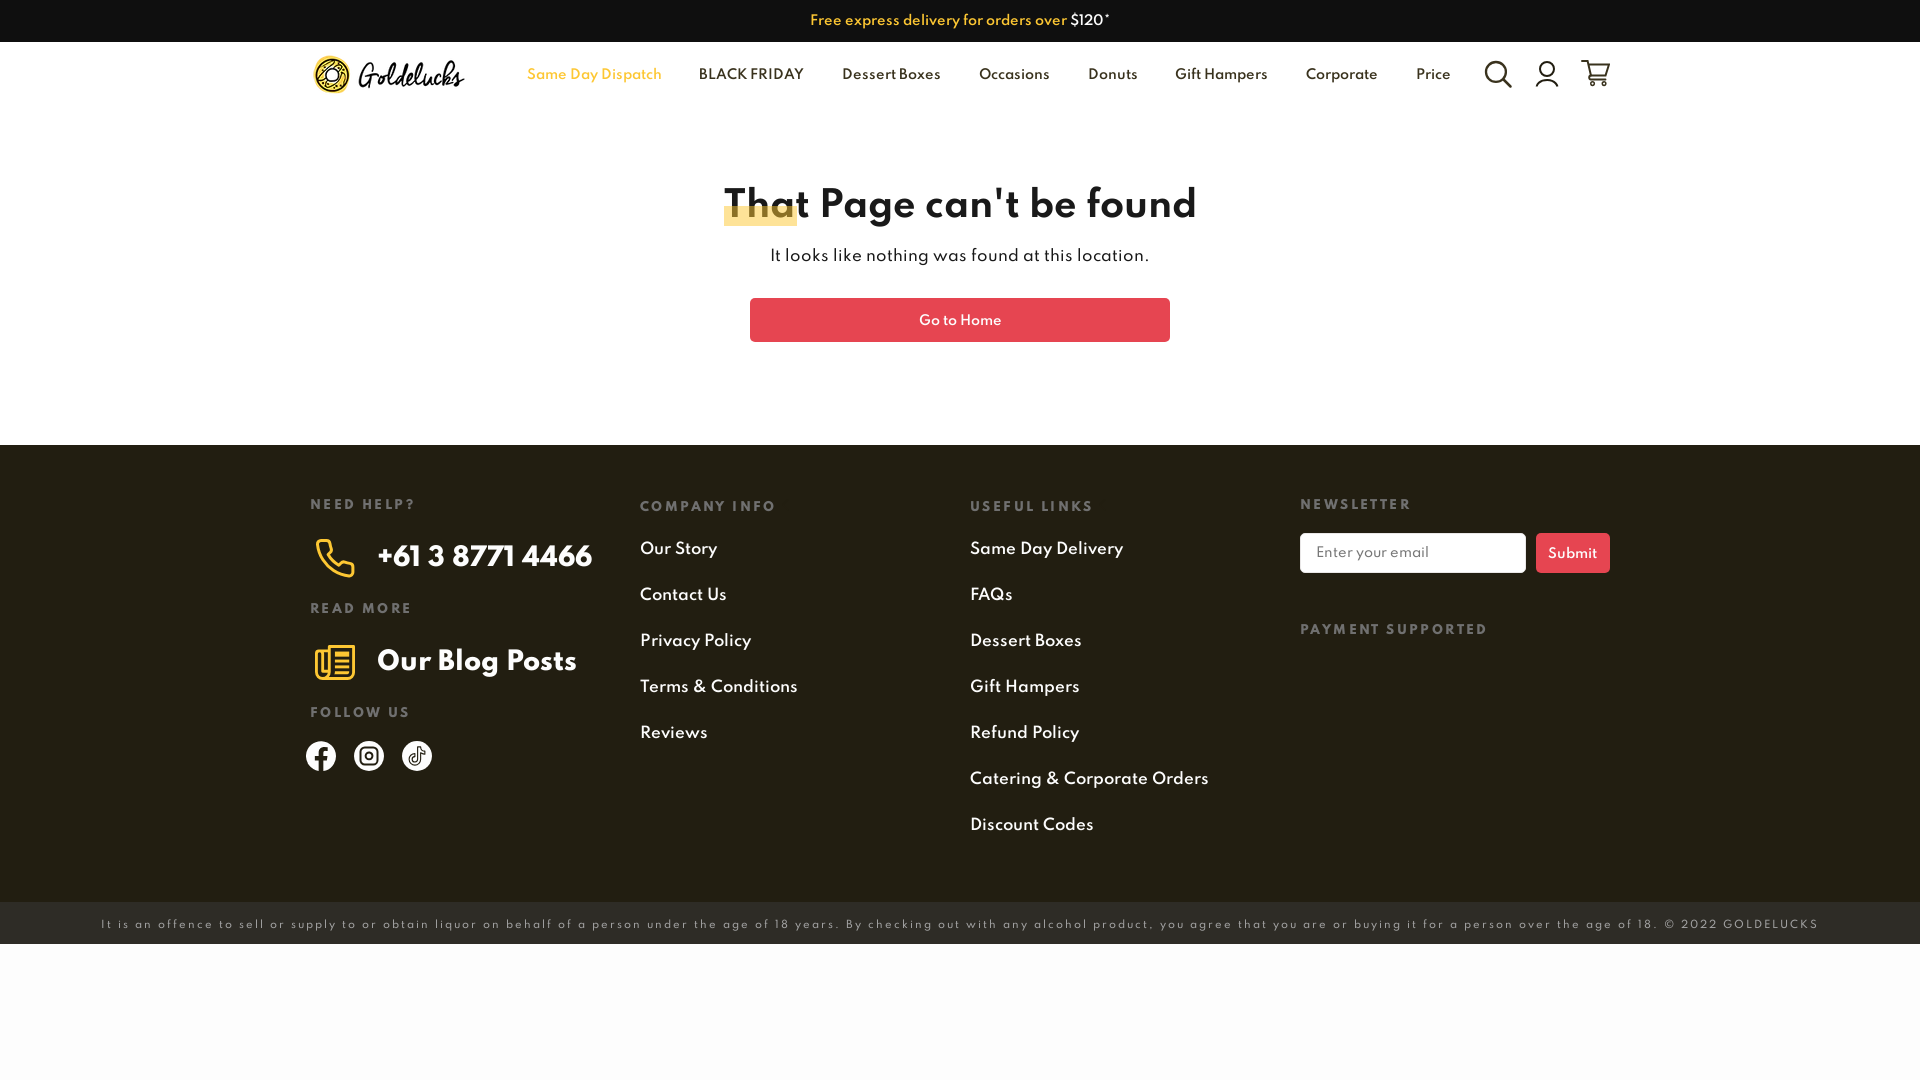 This screenshot has width=1920, height=1080. Describe the element at coordinates (678, 548) in the screenshot. I see `'Our Story'` at that location.